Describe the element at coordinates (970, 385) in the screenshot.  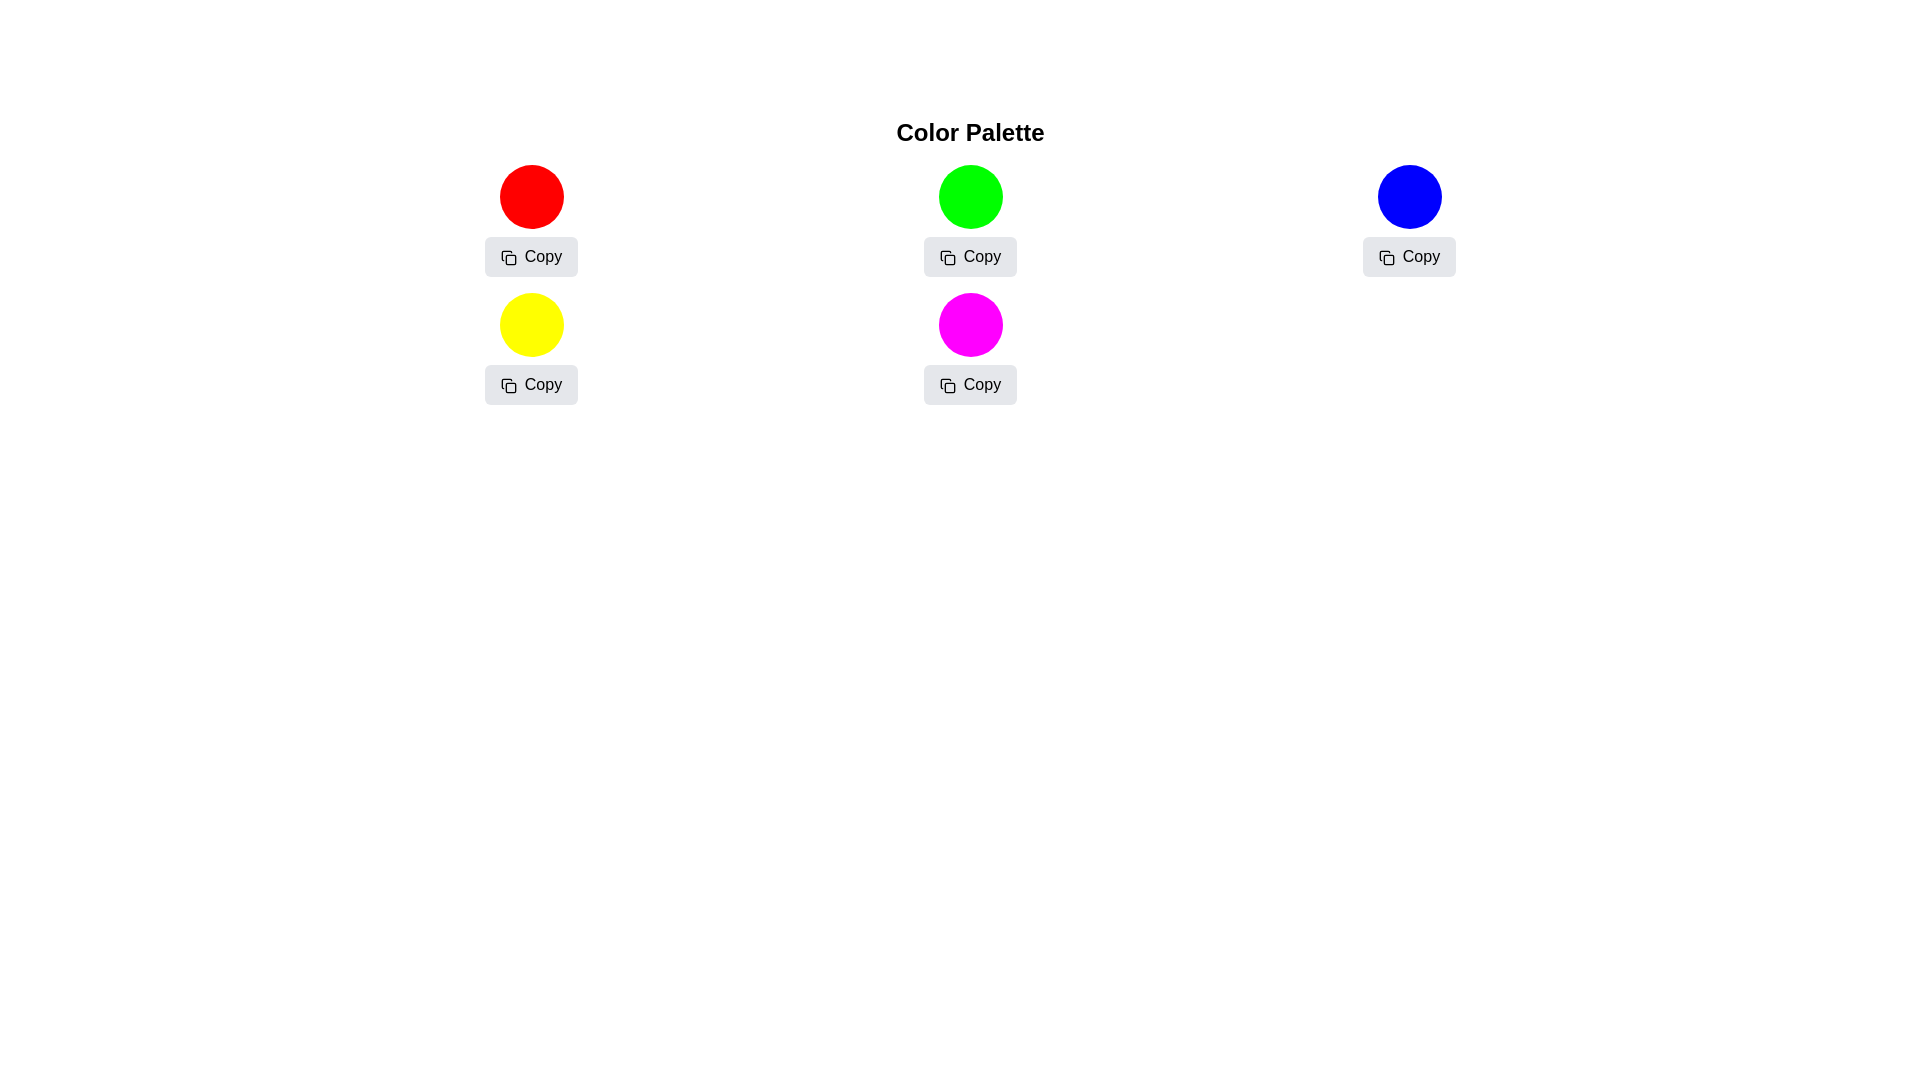
I see `the 'Copy' button located directly below the pink-colored circle in the 'Color Palette' column to change its background color` at that location.